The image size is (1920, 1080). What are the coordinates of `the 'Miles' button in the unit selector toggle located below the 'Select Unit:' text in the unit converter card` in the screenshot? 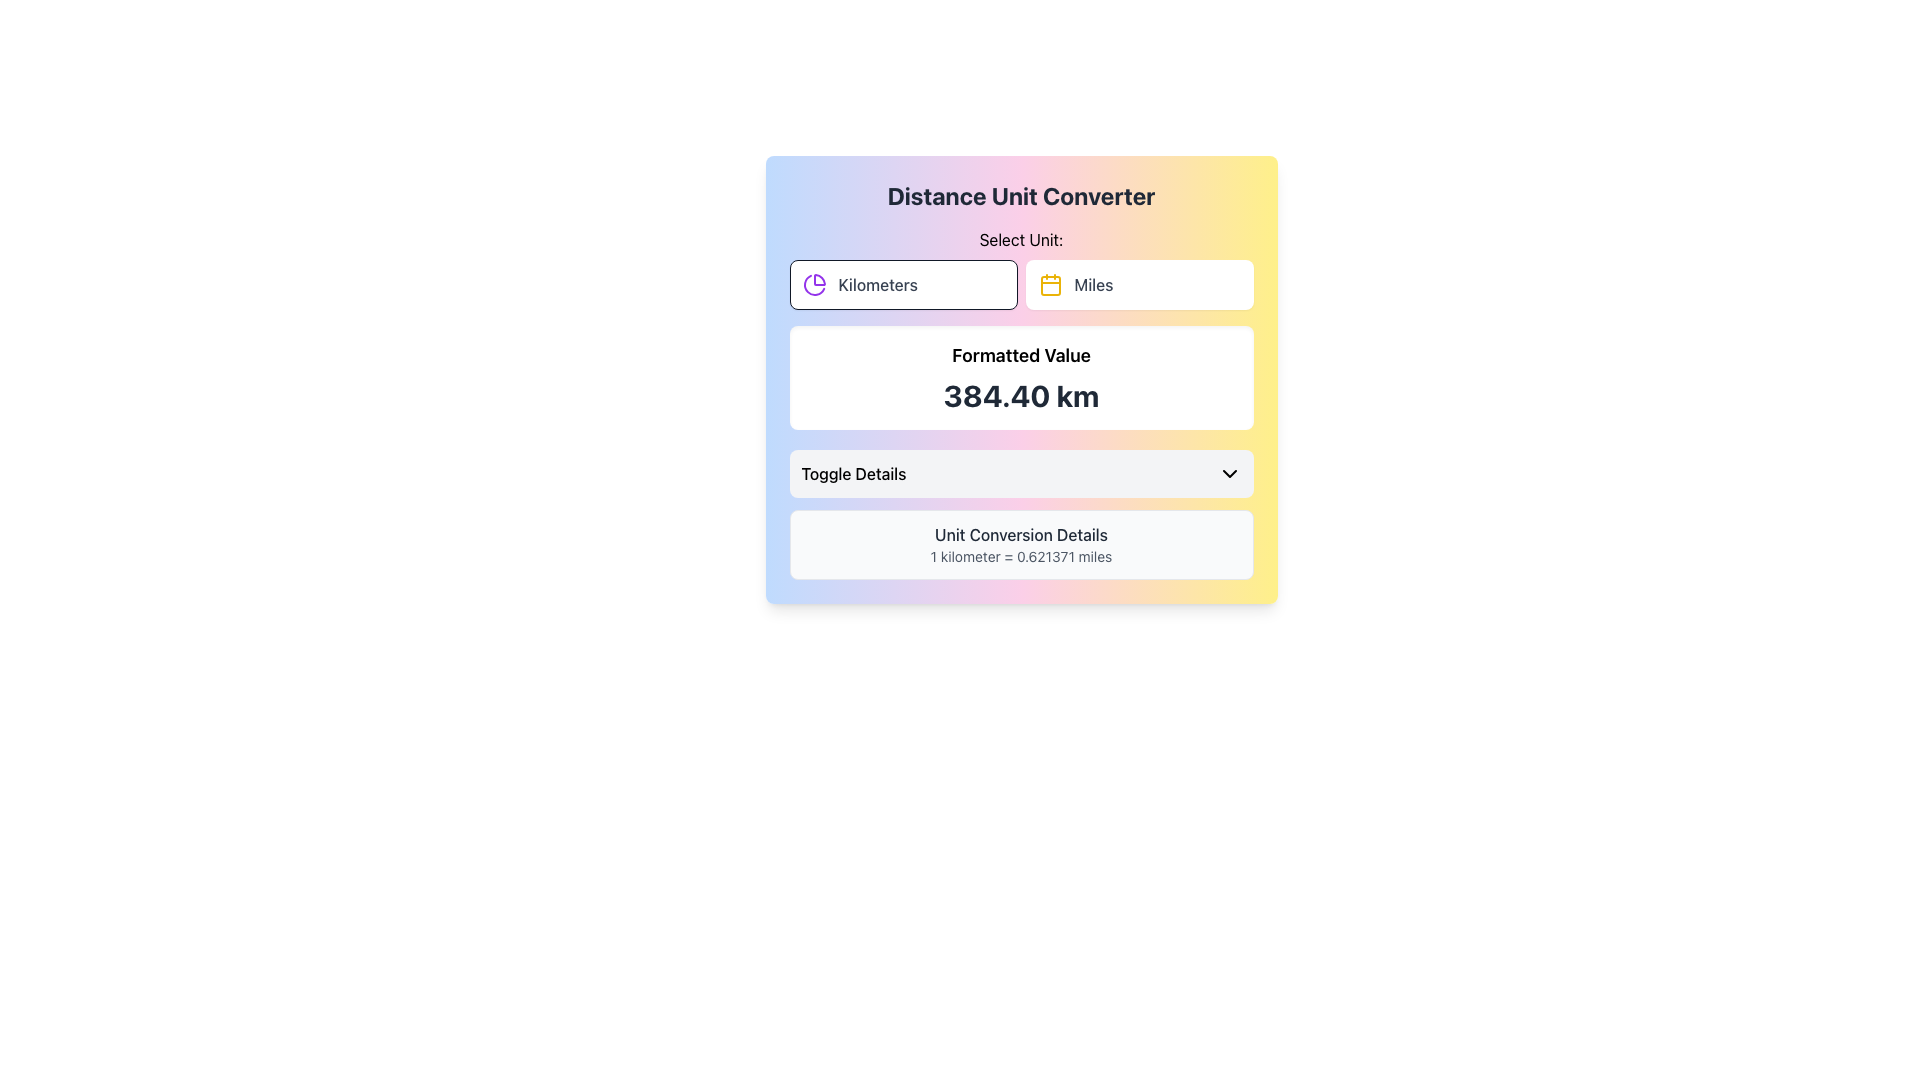 It's located at (1021, 285).